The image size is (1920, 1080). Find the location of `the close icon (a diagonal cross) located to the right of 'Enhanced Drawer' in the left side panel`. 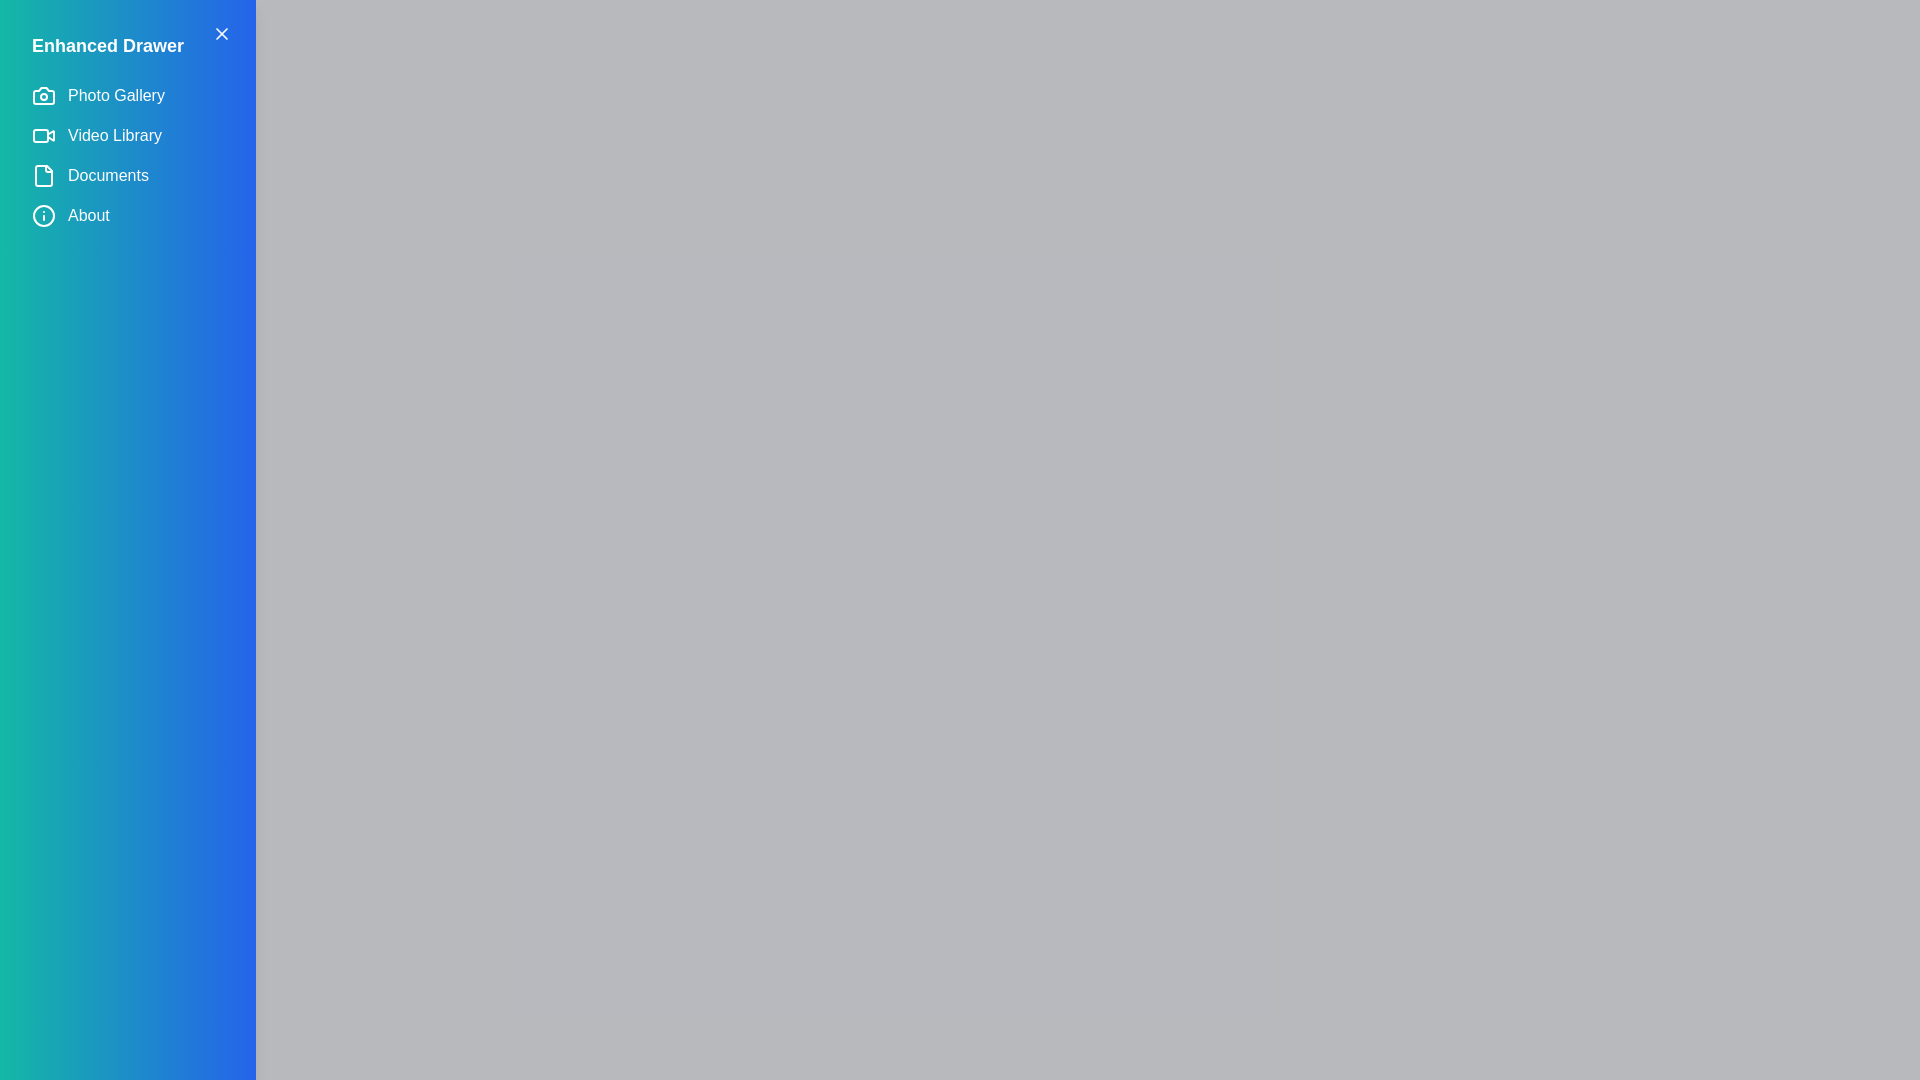

the close icon (a diagonal cross) located to the right of 'Enhanced Drawer' in the left side panel is located at coordinates (221, 34).